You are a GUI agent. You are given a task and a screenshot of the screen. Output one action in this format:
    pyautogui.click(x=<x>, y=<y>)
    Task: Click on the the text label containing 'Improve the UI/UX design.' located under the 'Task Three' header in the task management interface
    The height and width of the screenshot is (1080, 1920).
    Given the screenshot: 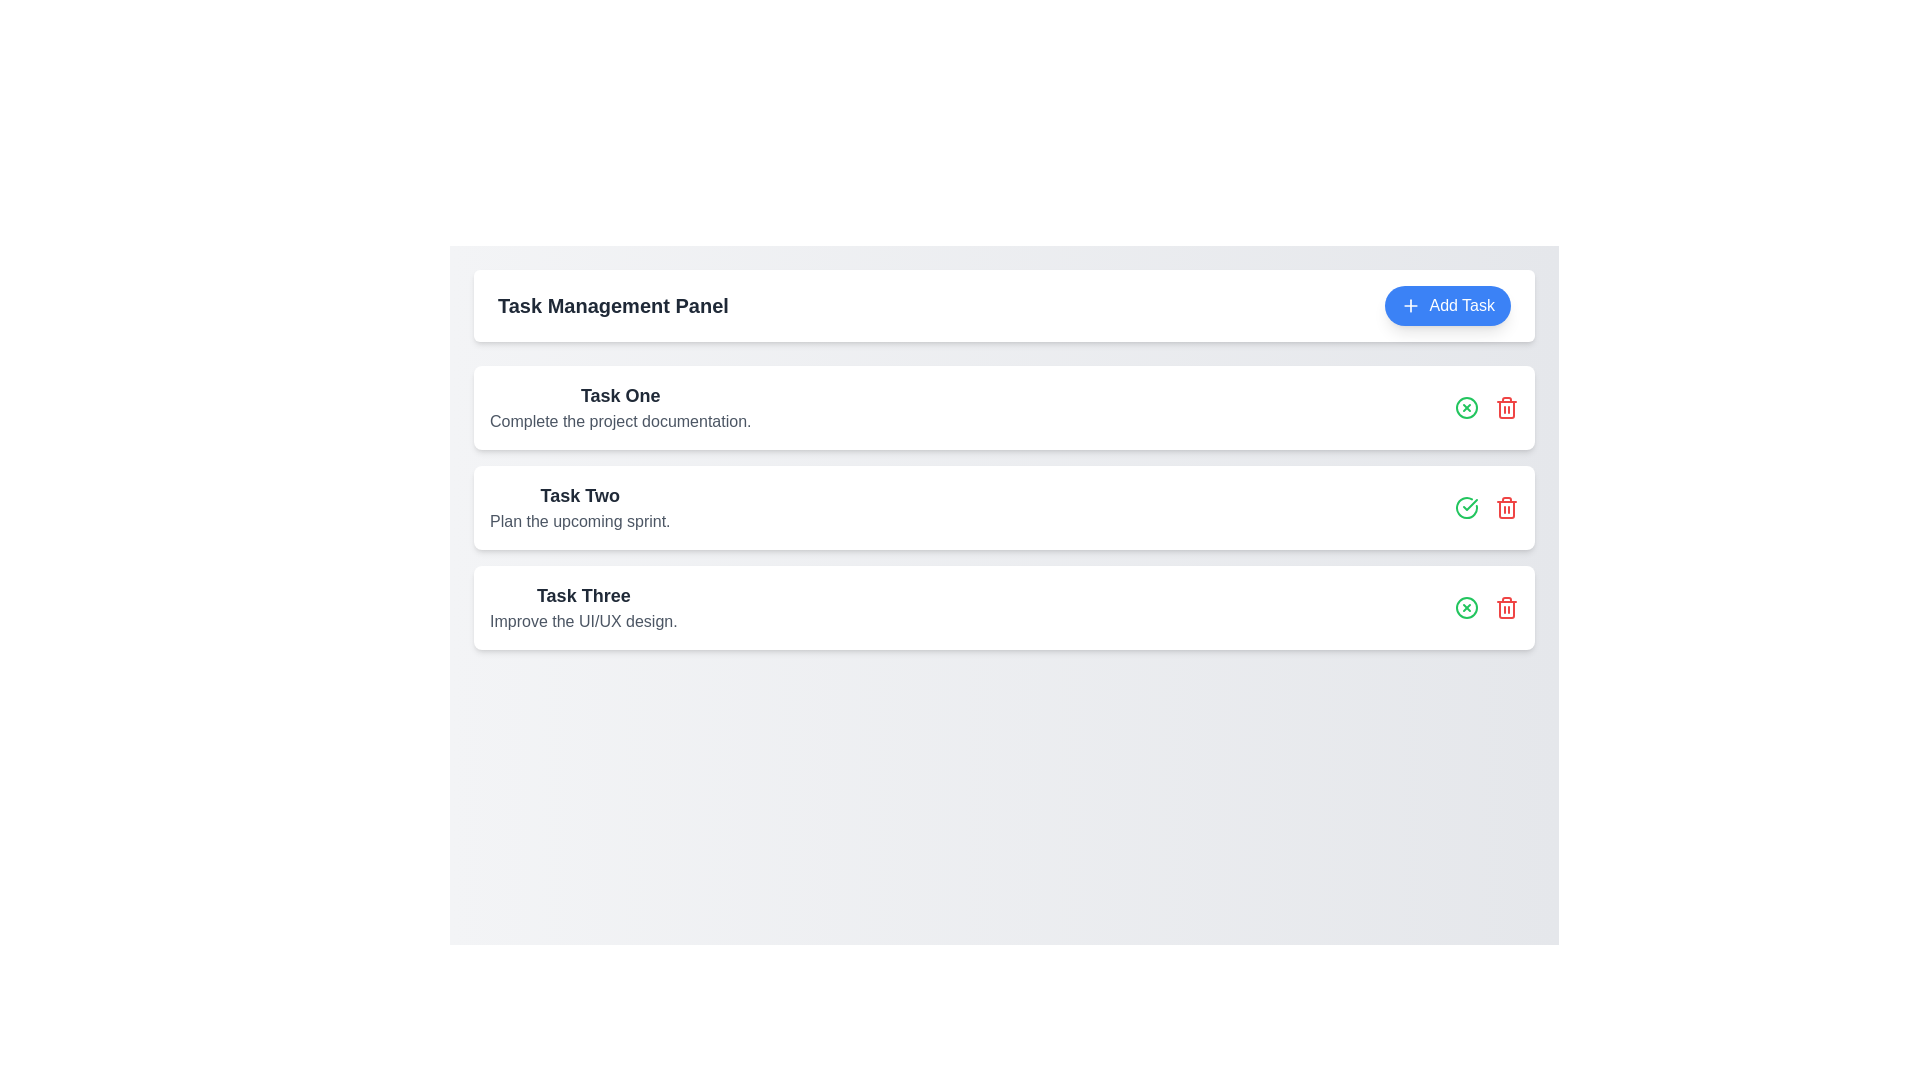 What is the action you would take?
    pyautogui.click(x=582, y=620)
    